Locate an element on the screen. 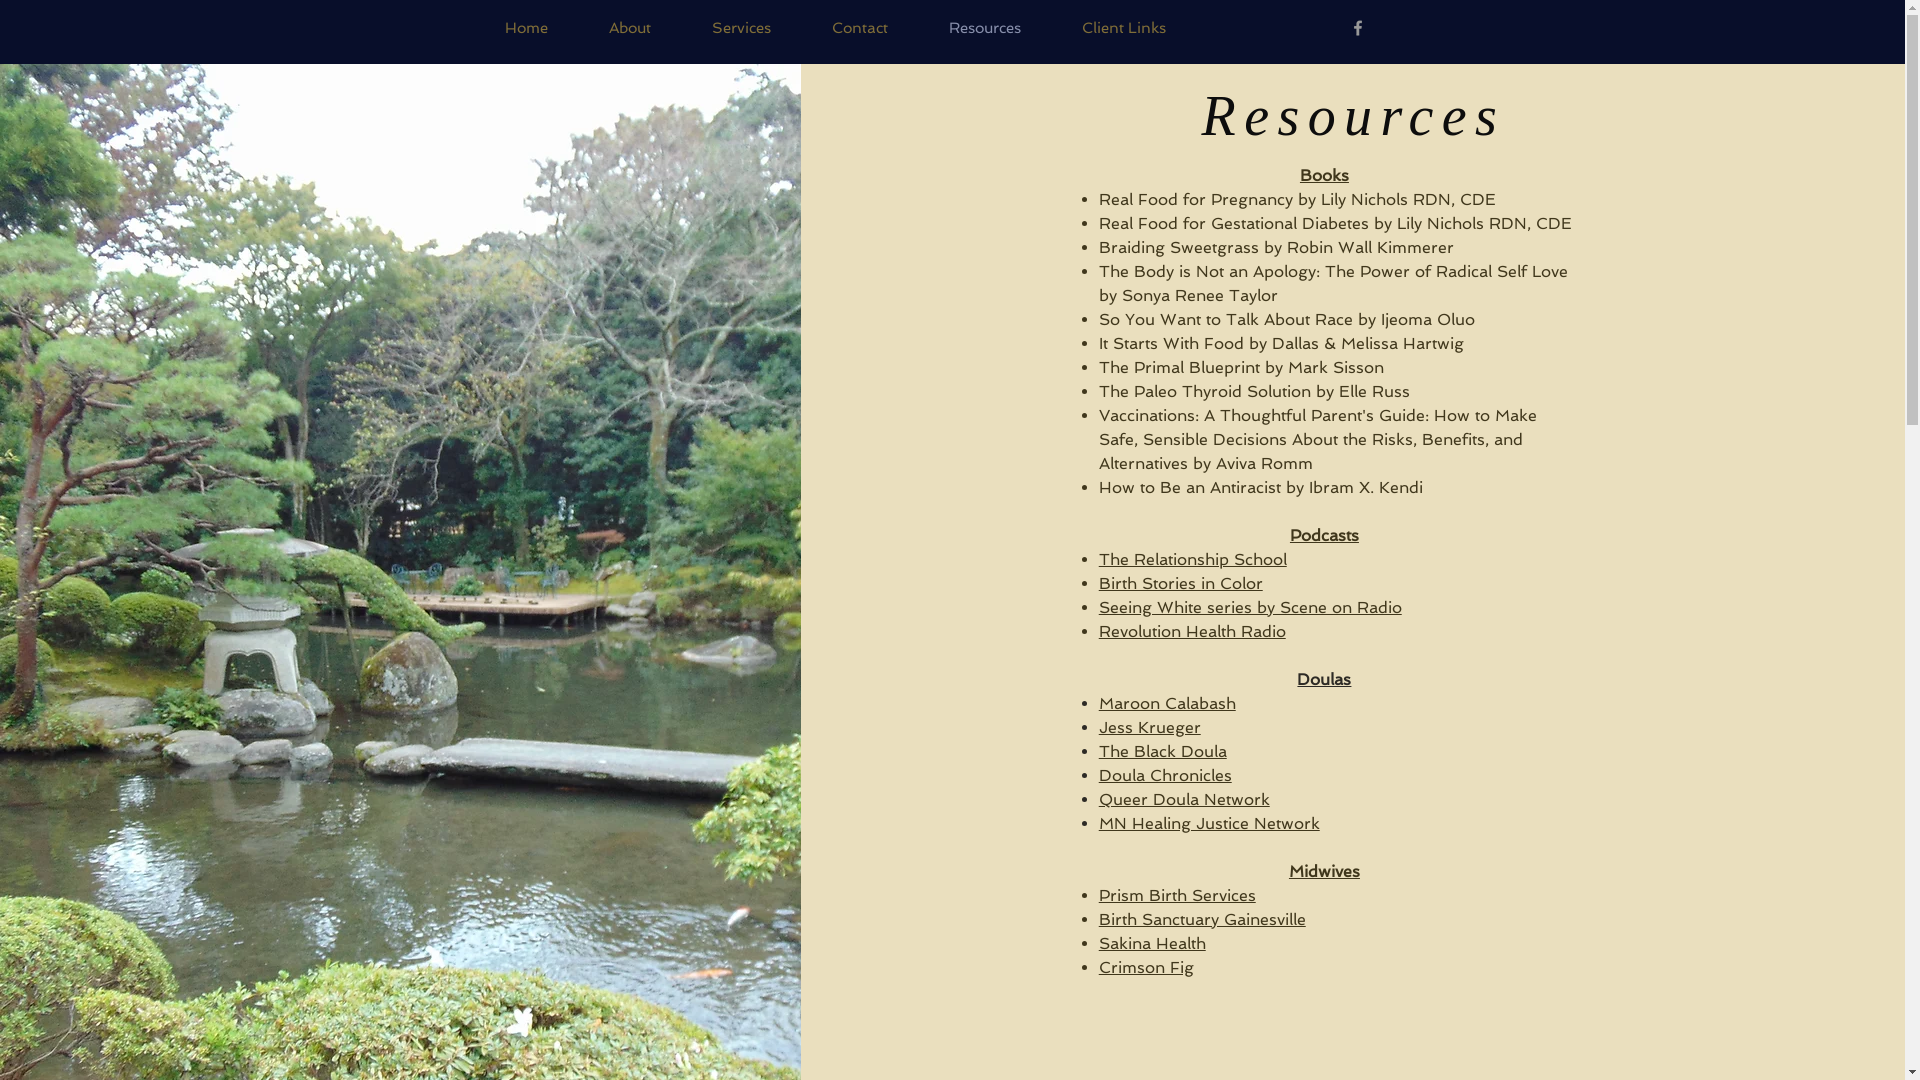 The image size is (1920, 1080). 'Jess Krueger' is located at coordinates (1150, 727).